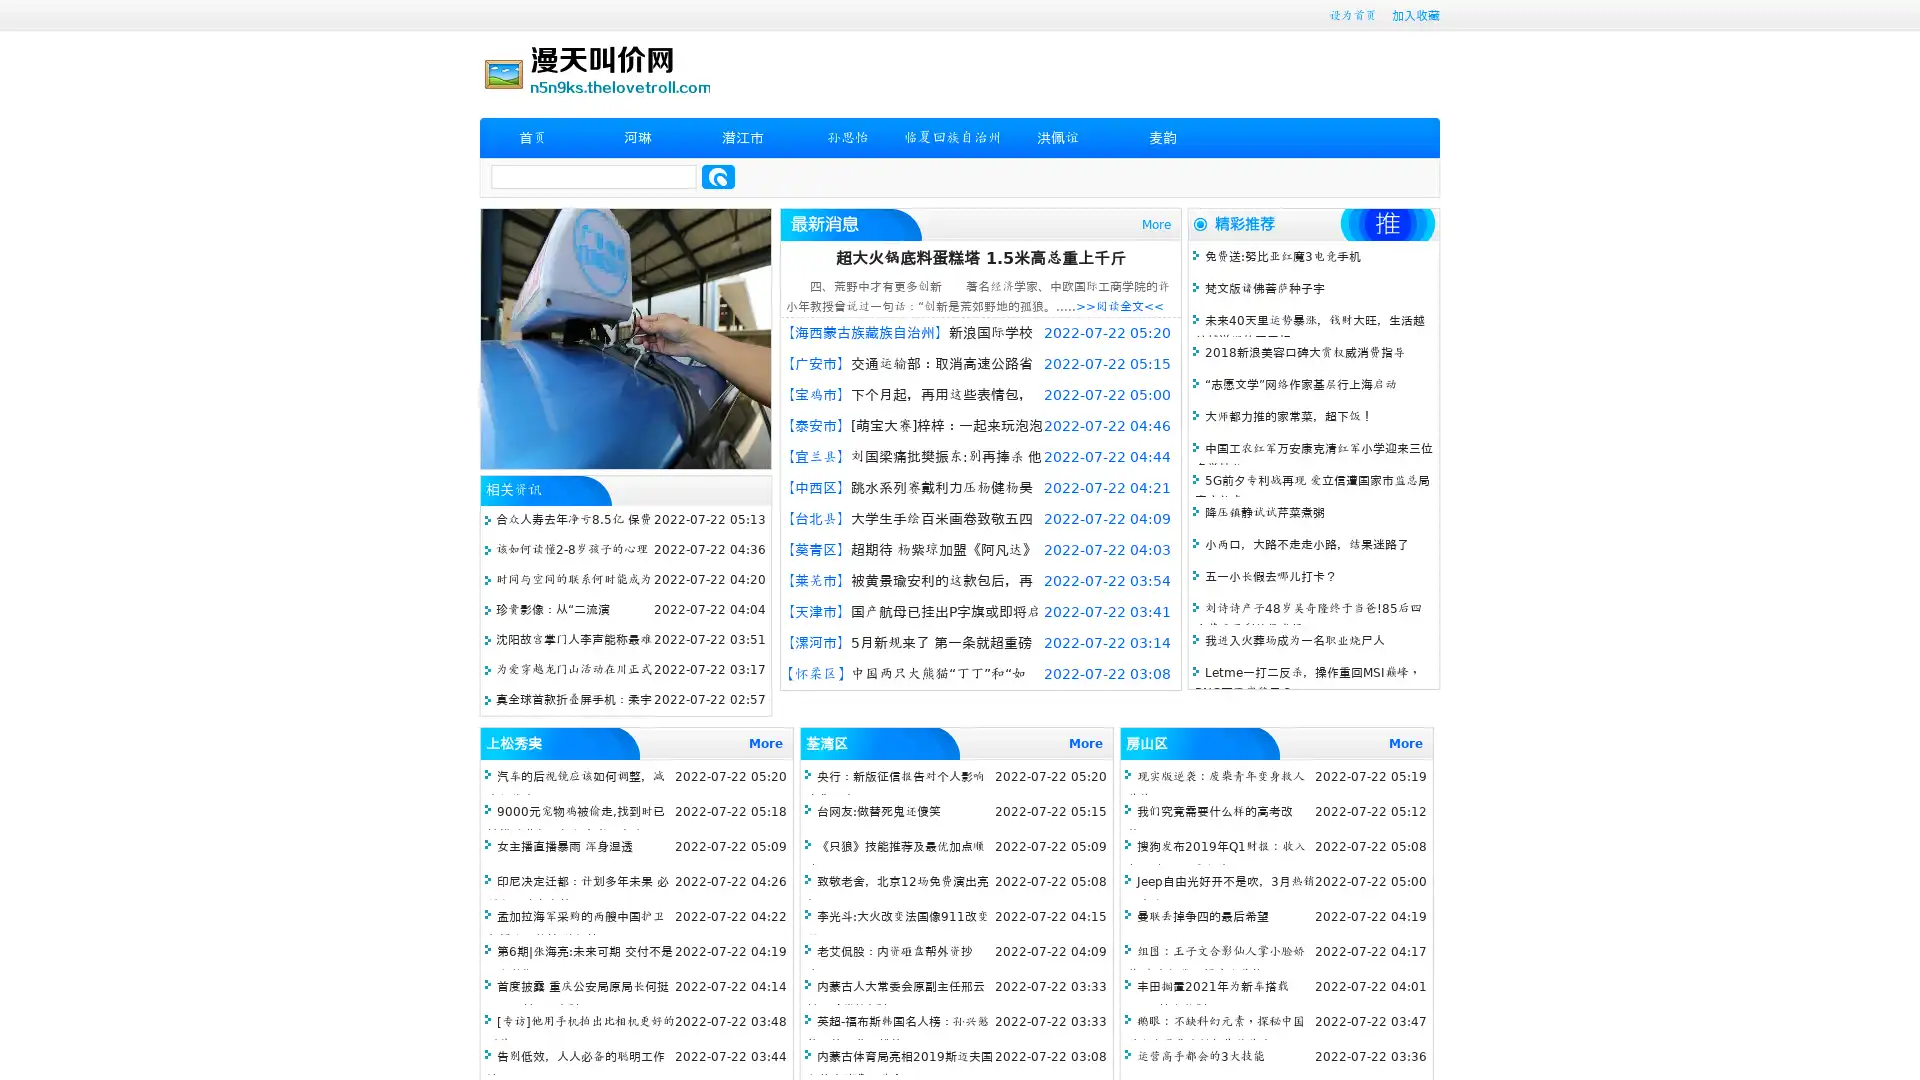 This screenshot has width=1920, height=1080. Describe the element at coordinates (718, 176) in the screenshot. I see `Search` at that location.